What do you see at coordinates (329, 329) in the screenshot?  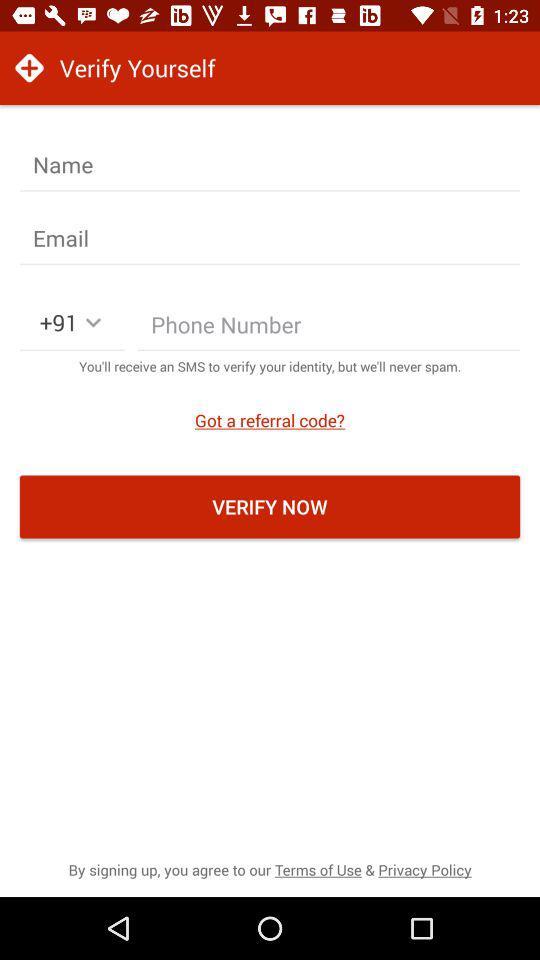 I see `phone number field` at bounding box center [329, 329].